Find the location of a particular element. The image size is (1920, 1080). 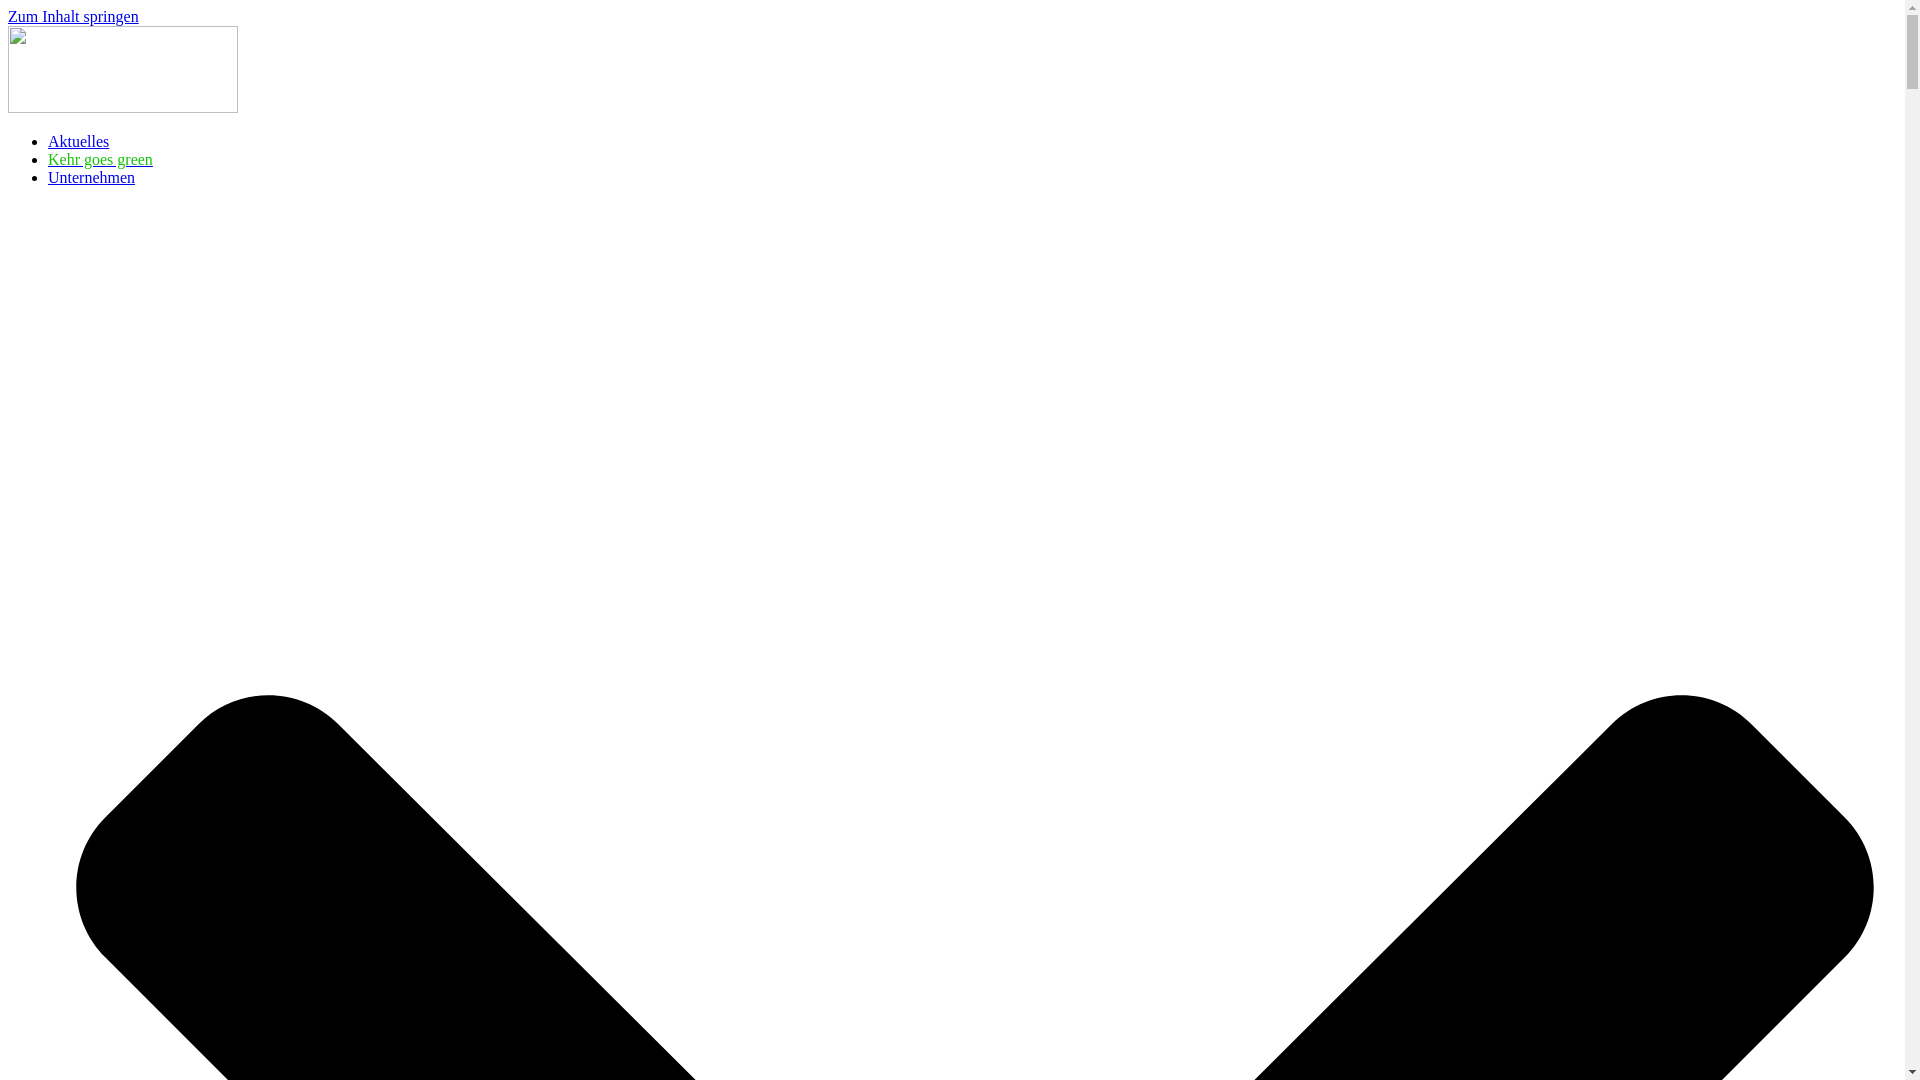

'Aktuelles' is located at coordinates (78, 140).